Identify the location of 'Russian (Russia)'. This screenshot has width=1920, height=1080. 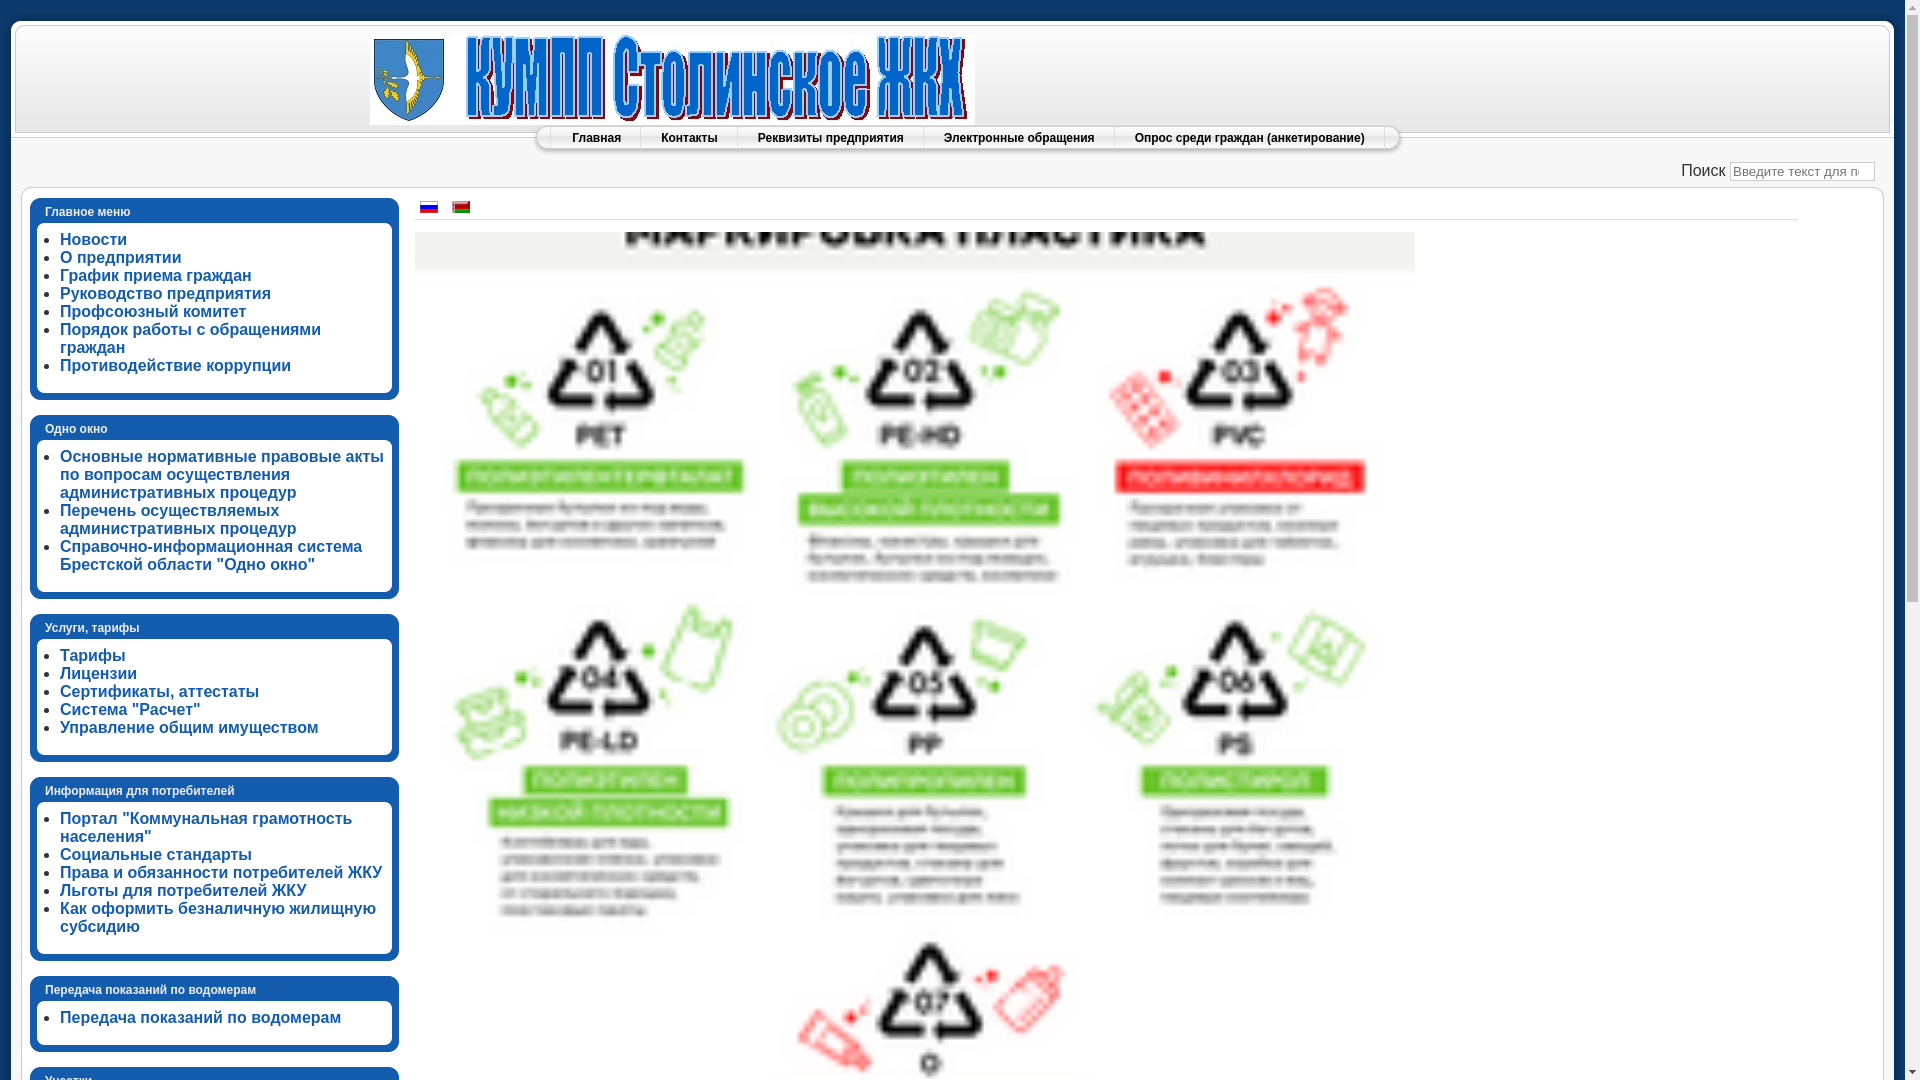
(427, 207).